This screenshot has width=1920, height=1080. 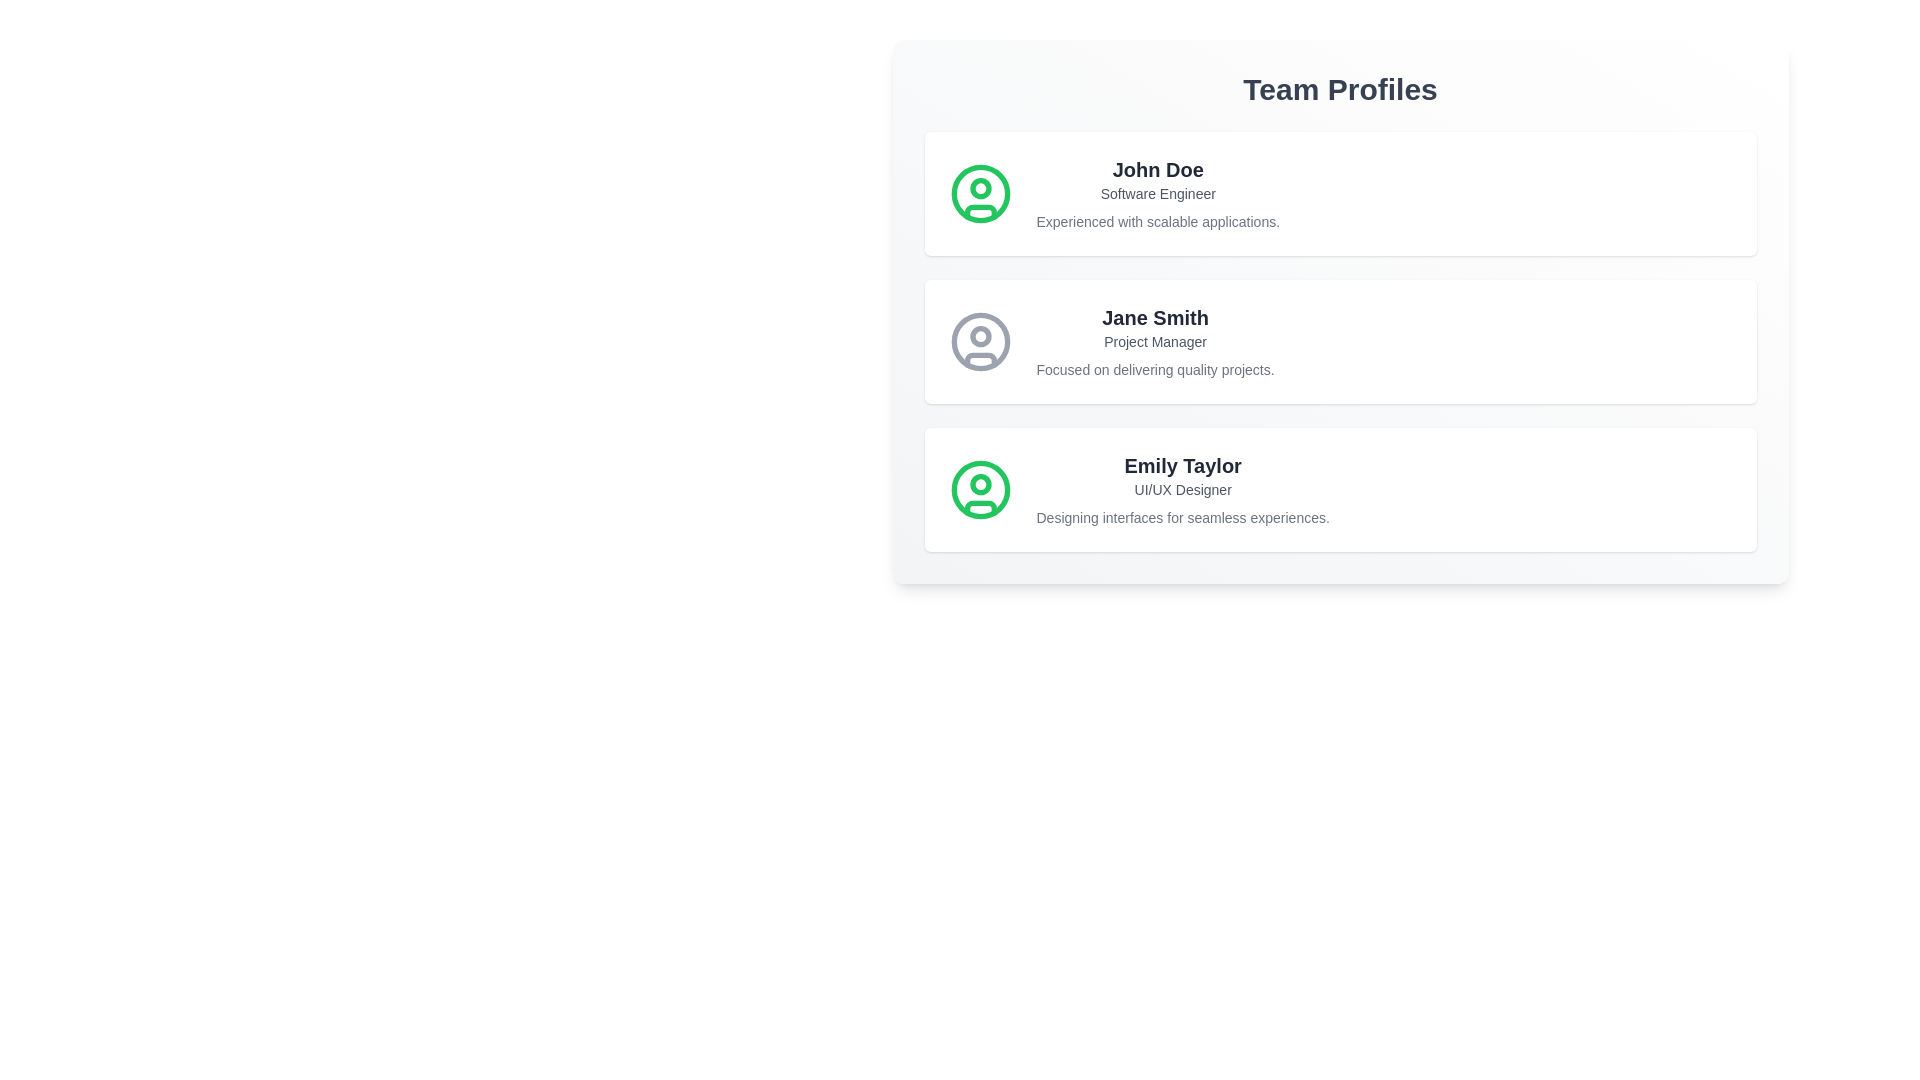 I want to click on the profile card of John Doe, so click(x=1340, y=193).